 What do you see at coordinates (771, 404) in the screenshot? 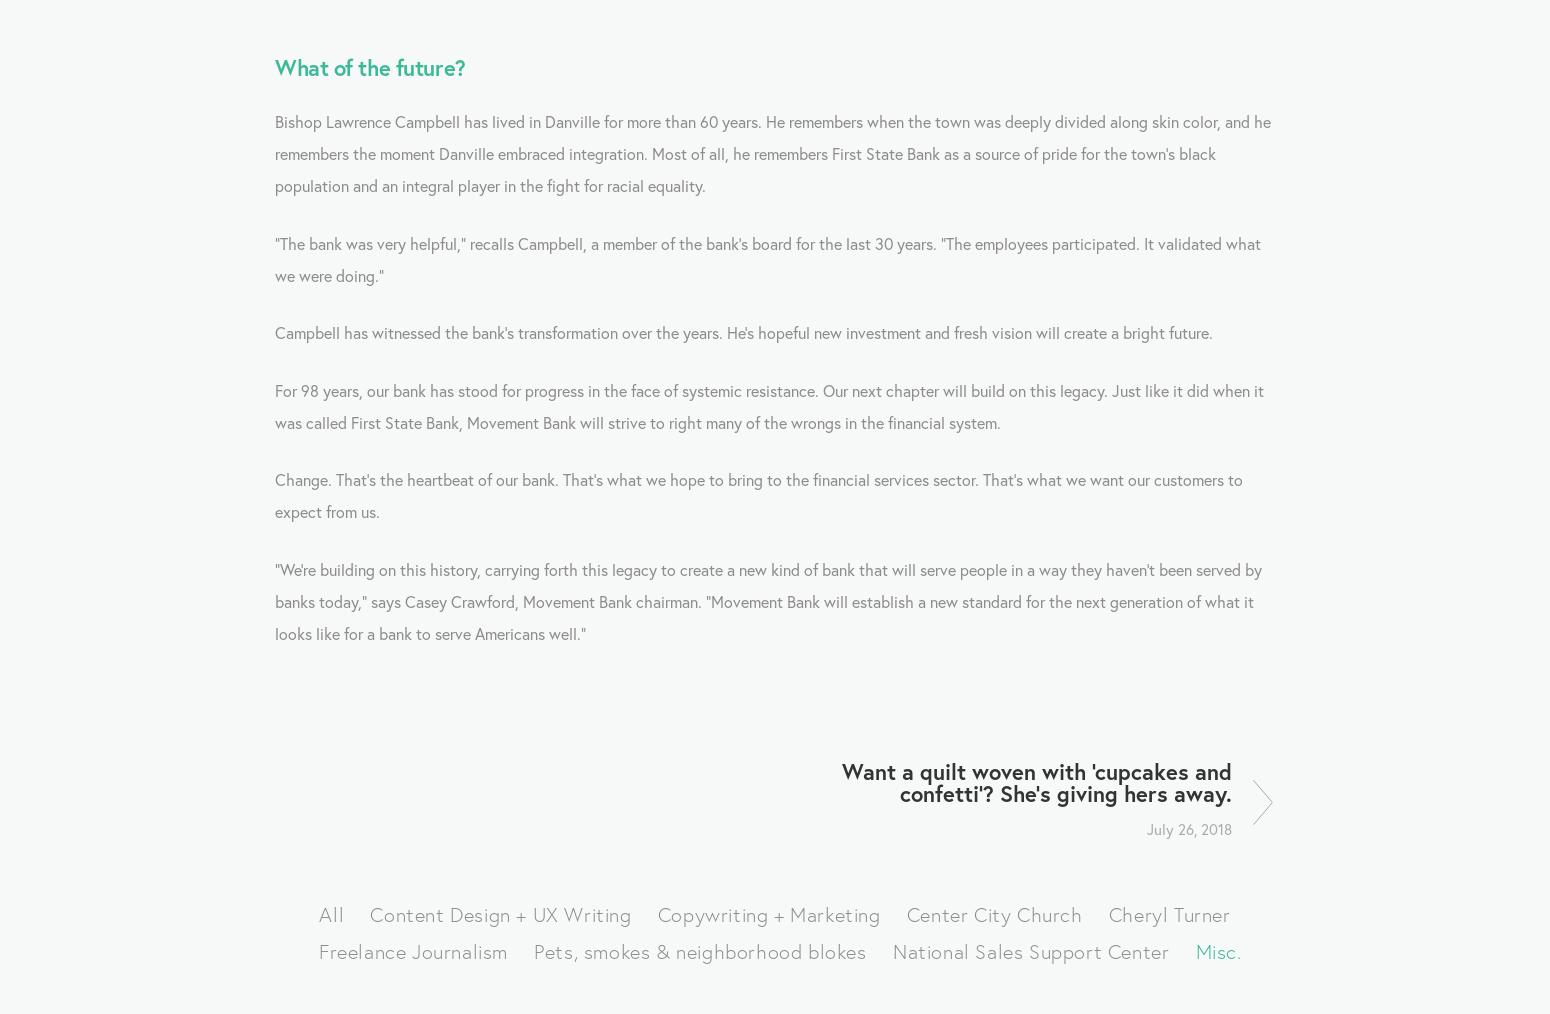
I see `'For 98 years, our bank has stood for progress in the face of systemic resistance. Our next chapter will build on this legacy. Just like it did when it was called First State Bank, Movement Bank will strive to right many of the wrongs in the financial system.'` at bounding box center [771, 404].